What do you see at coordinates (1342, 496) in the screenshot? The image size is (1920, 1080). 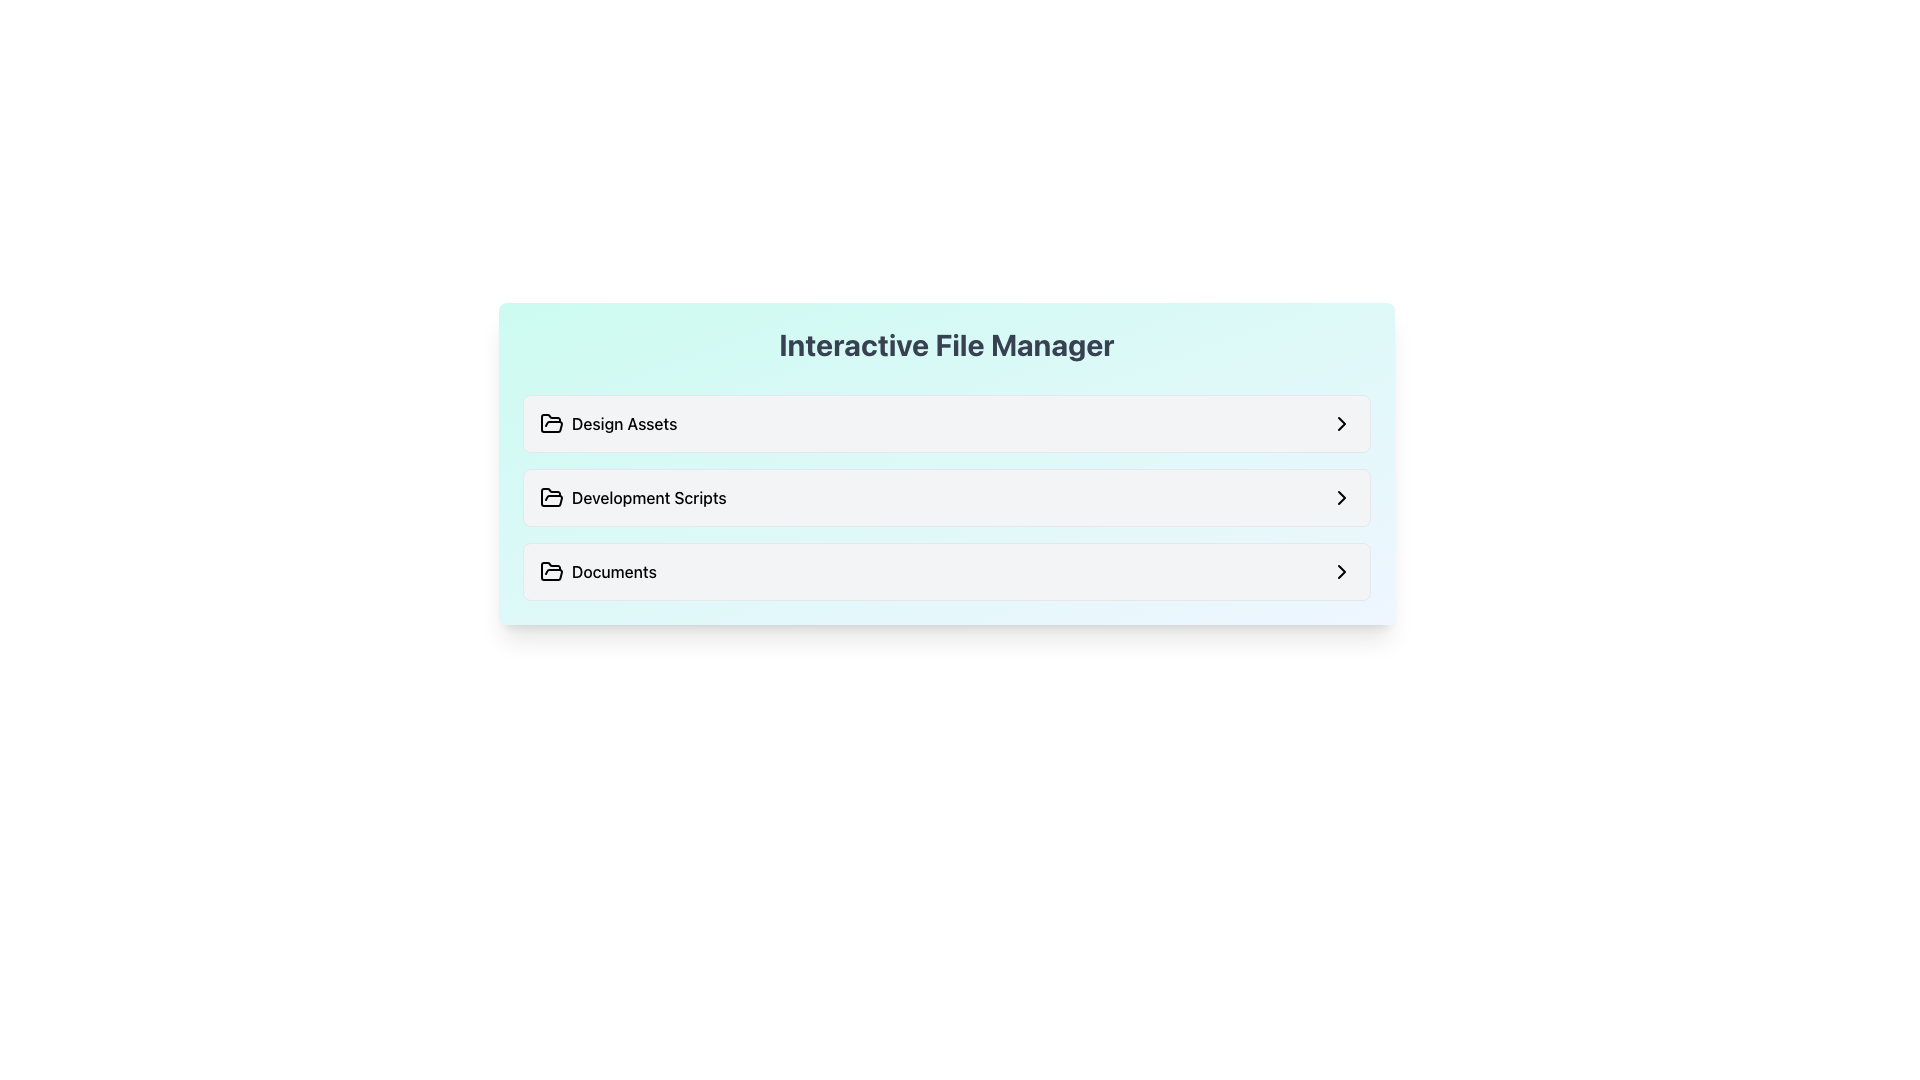 I see `the small right-pointing chevron icon located at the far right side of the 'Development Scripts' list item in the 'Interactive File Manager' interface` at bounding box center [1342, 496].